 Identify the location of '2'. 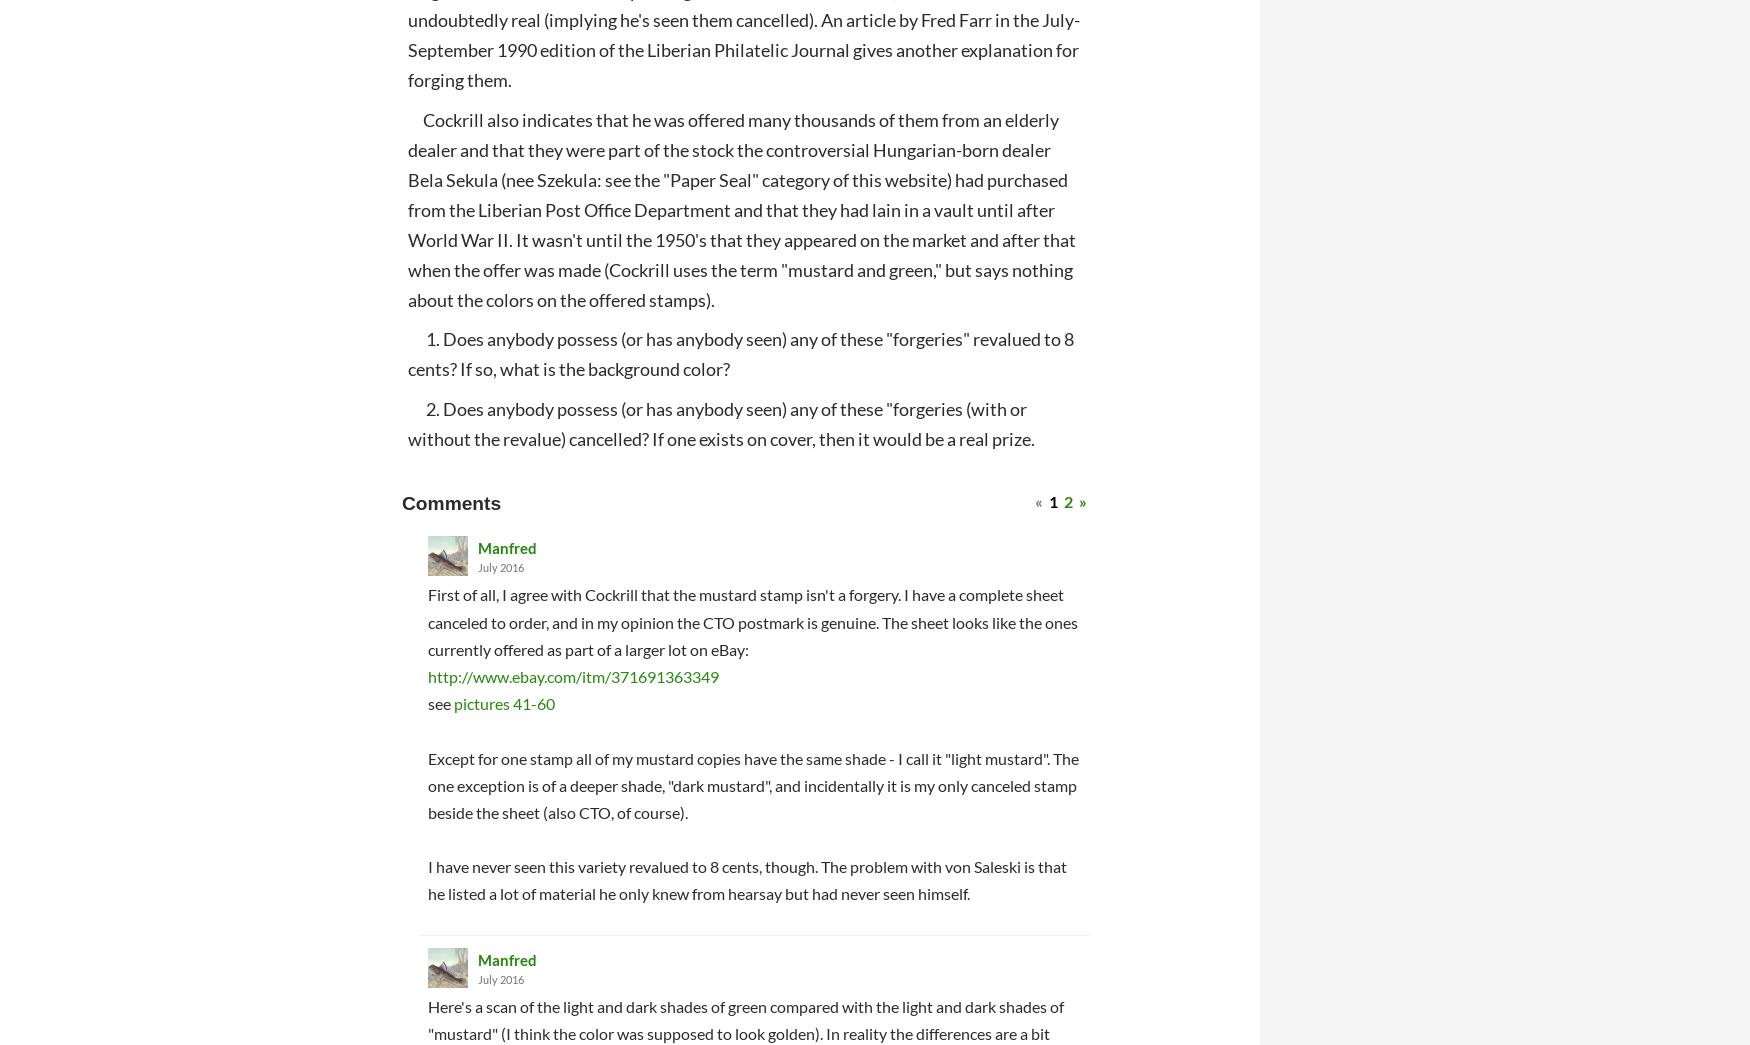
(1068, 500).